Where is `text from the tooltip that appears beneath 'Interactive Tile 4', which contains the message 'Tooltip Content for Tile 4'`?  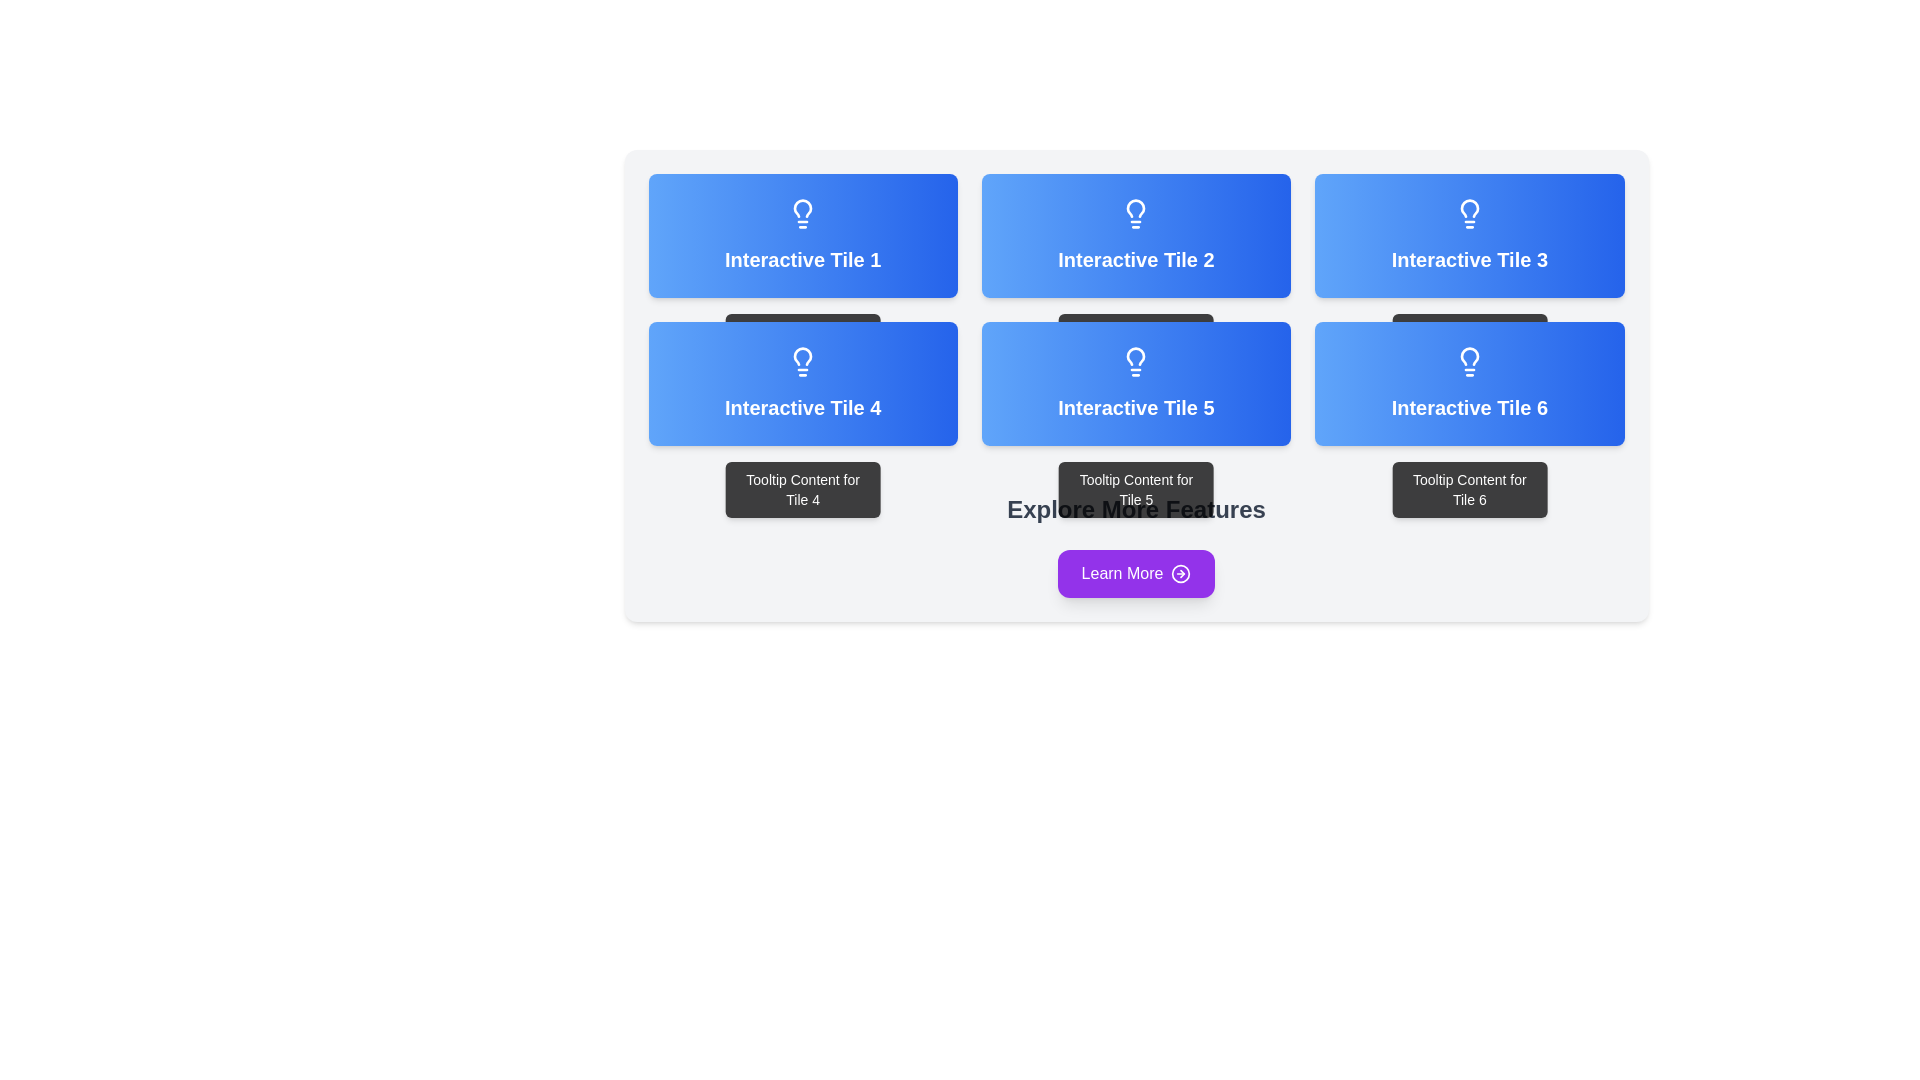 text from the tooltip that appears beneath 'Interactive Tile 4', which contains the message 'Tooltip Content for Tile 4' is located at coordinates (803, 489).